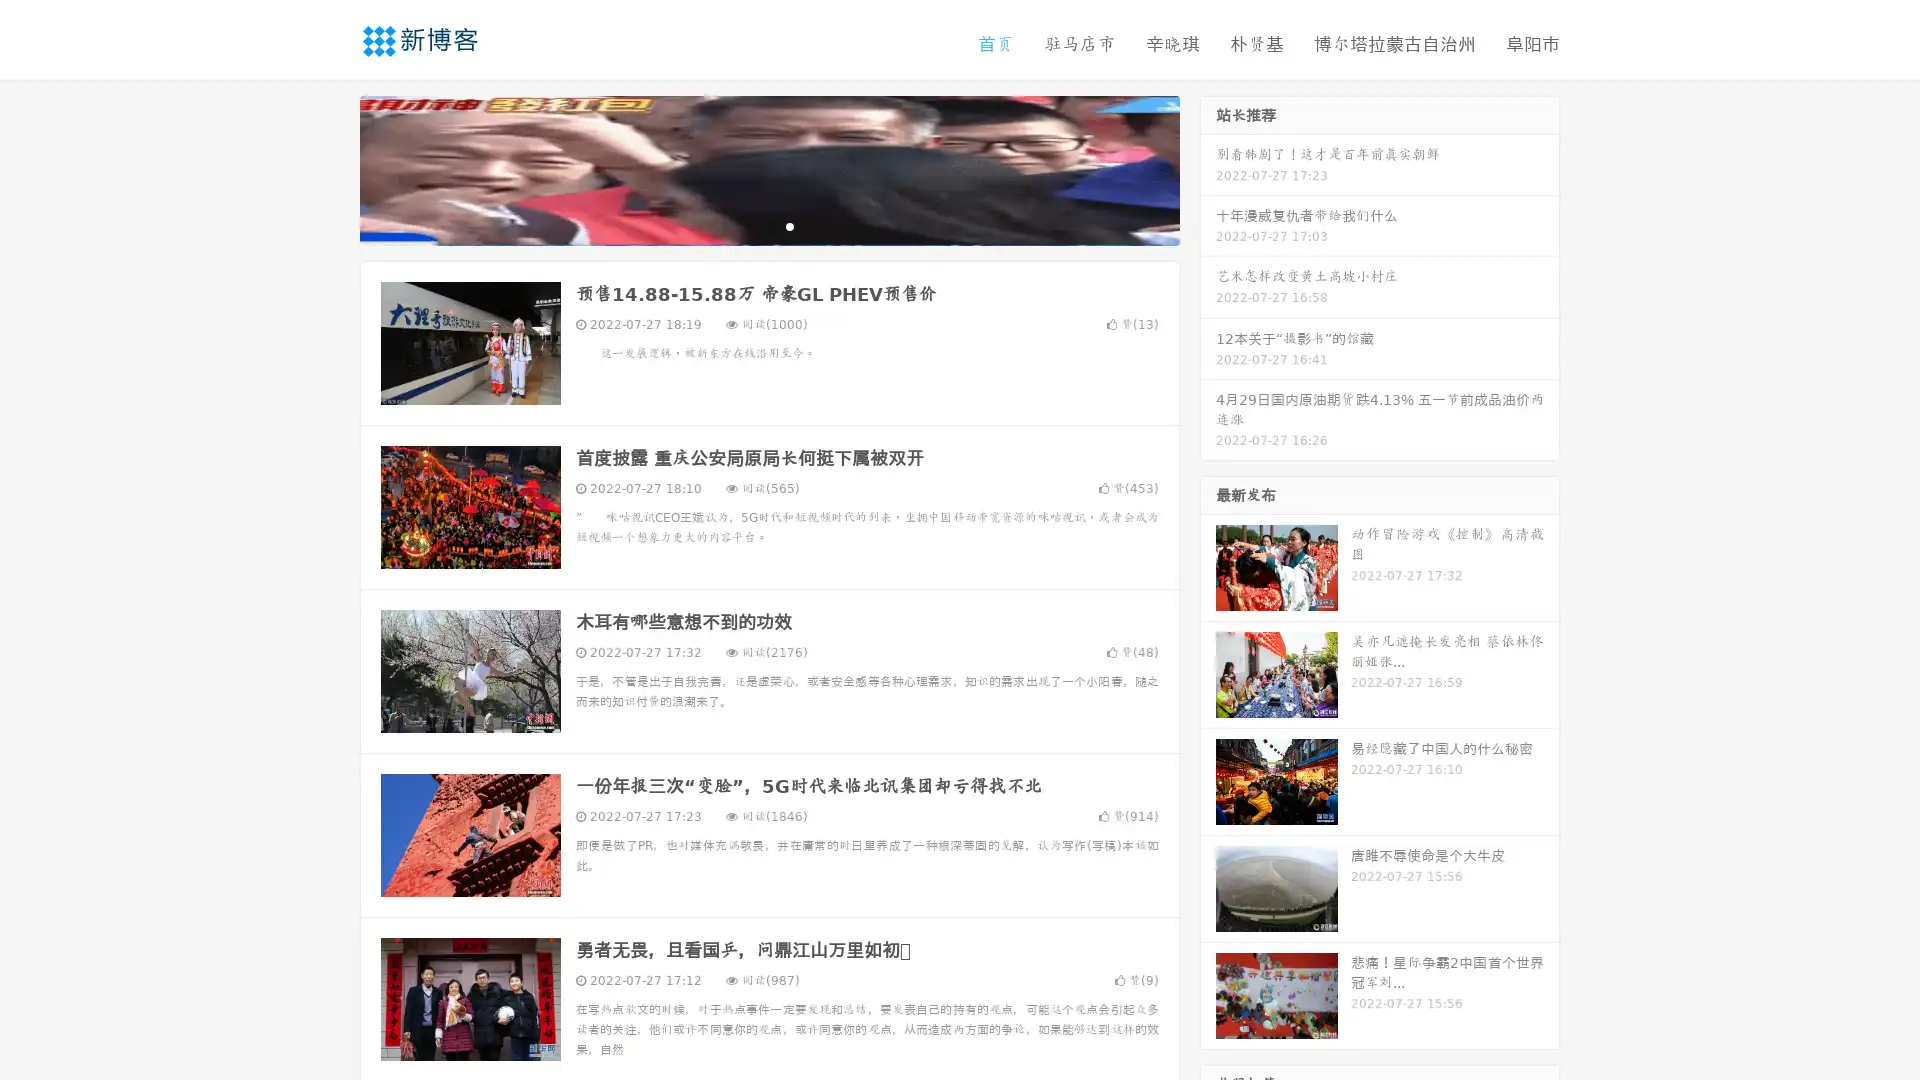 The height and width of the screenshot is (1080, 1920). I want to click on Go to slide 2, so click(768, 225).